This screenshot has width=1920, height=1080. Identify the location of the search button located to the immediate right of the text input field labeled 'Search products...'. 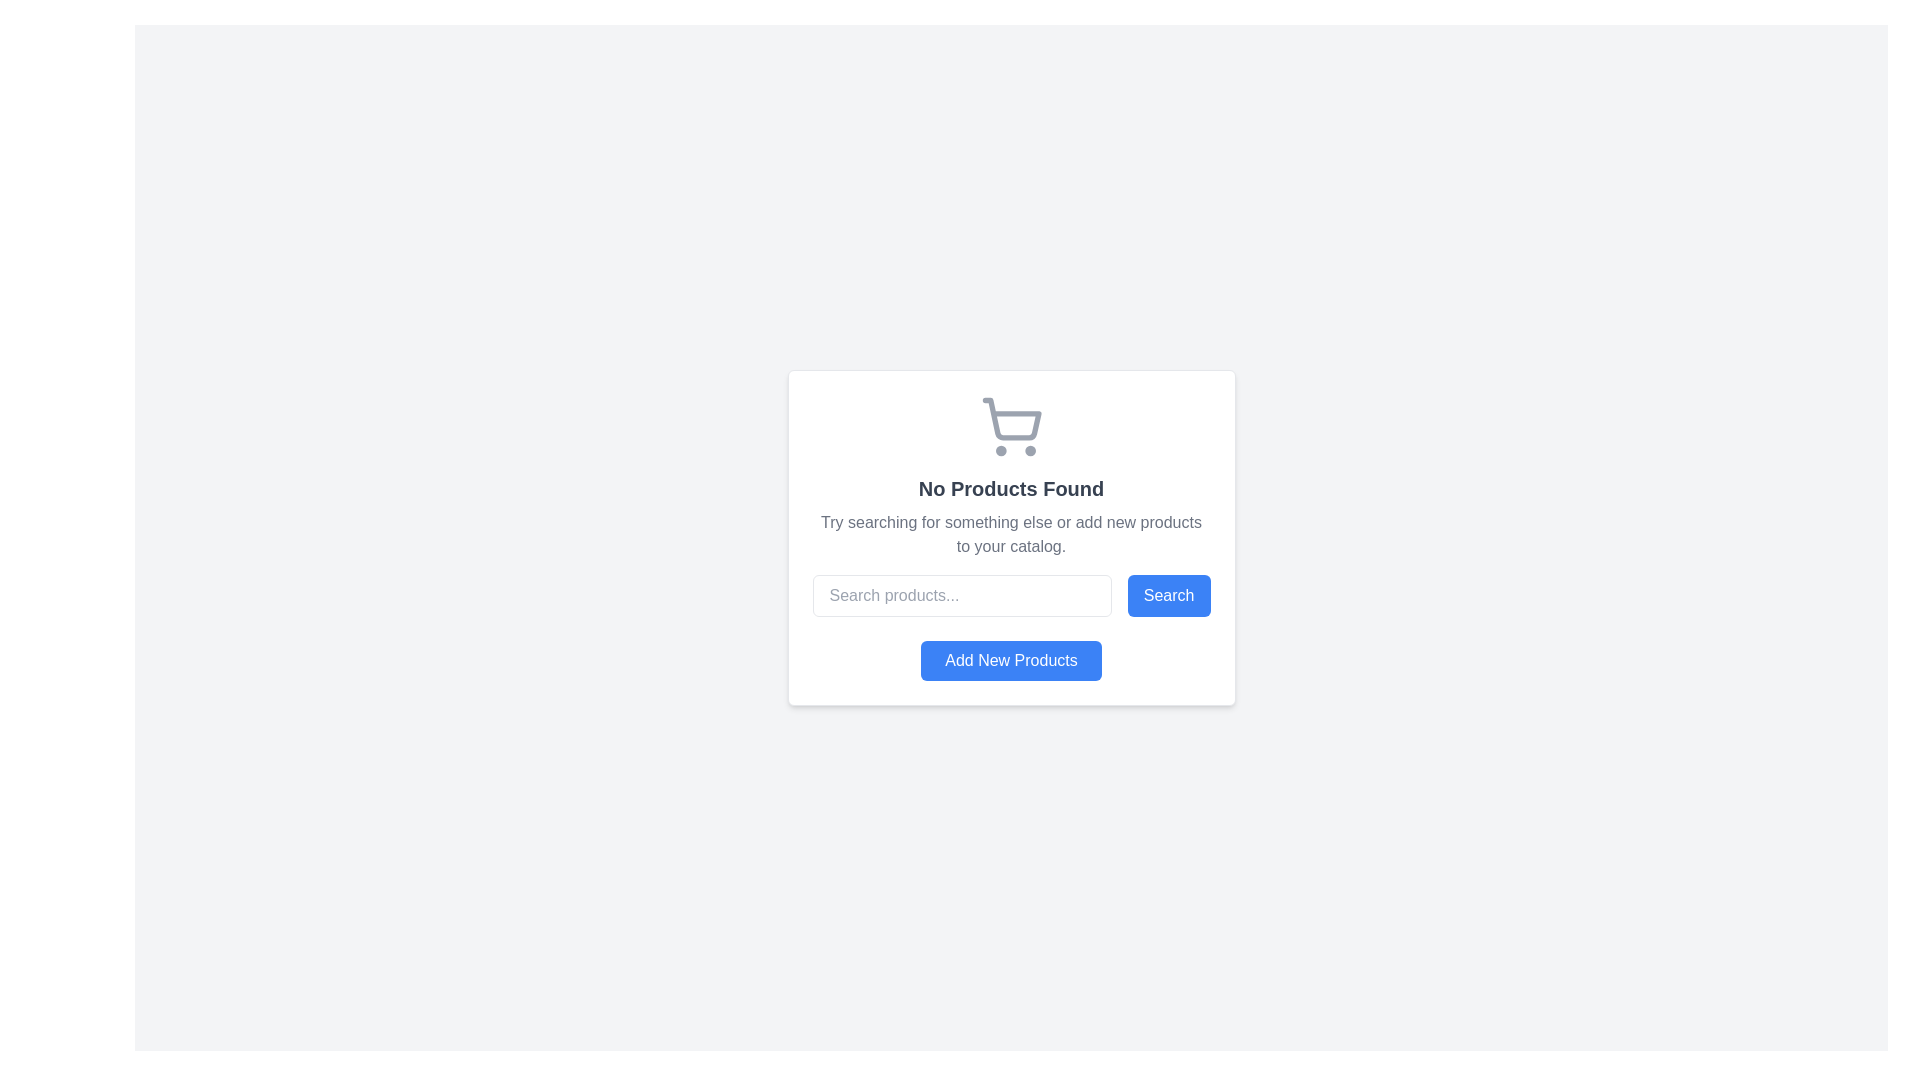
(1169, 595).